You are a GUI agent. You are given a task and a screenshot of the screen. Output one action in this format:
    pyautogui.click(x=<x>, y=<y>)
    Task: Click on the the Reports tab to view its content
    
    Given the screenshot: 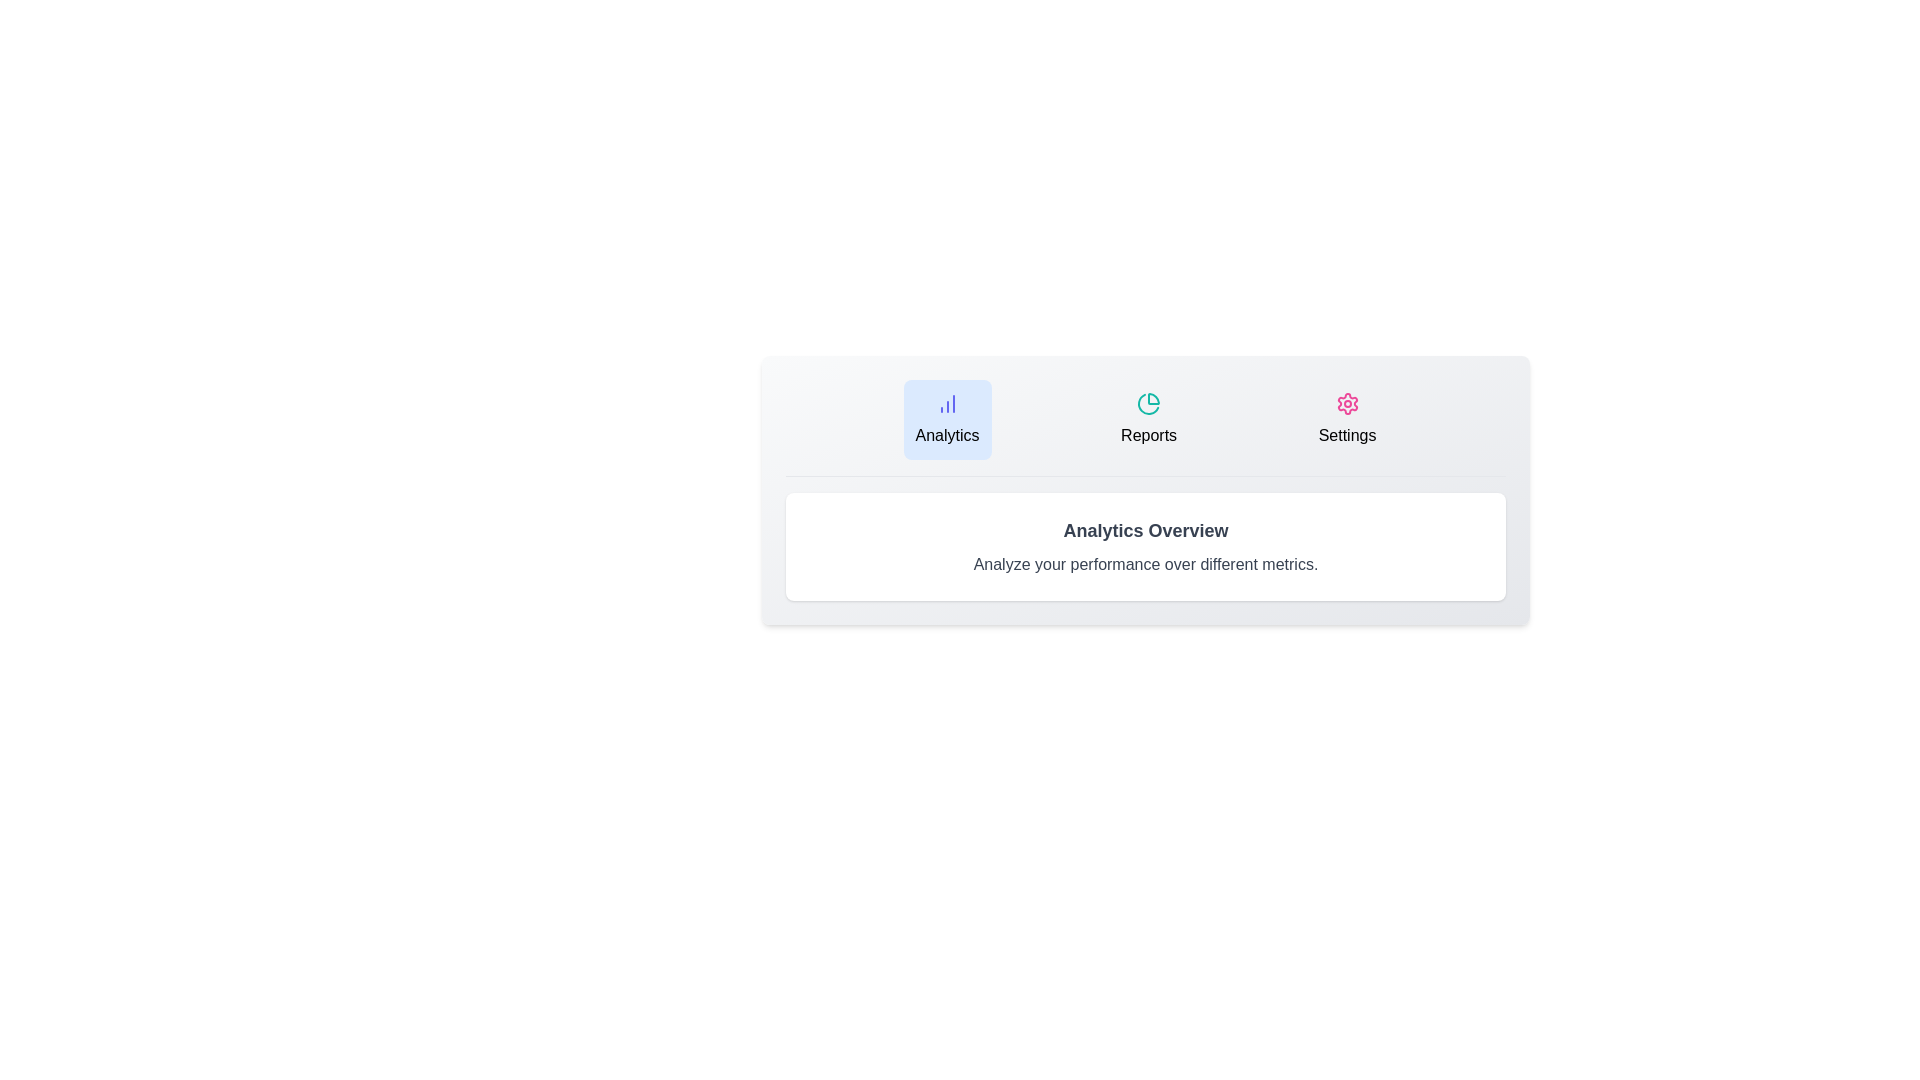 What is the action you would take?
    pyautogui.click(x=1148, y=419)
    